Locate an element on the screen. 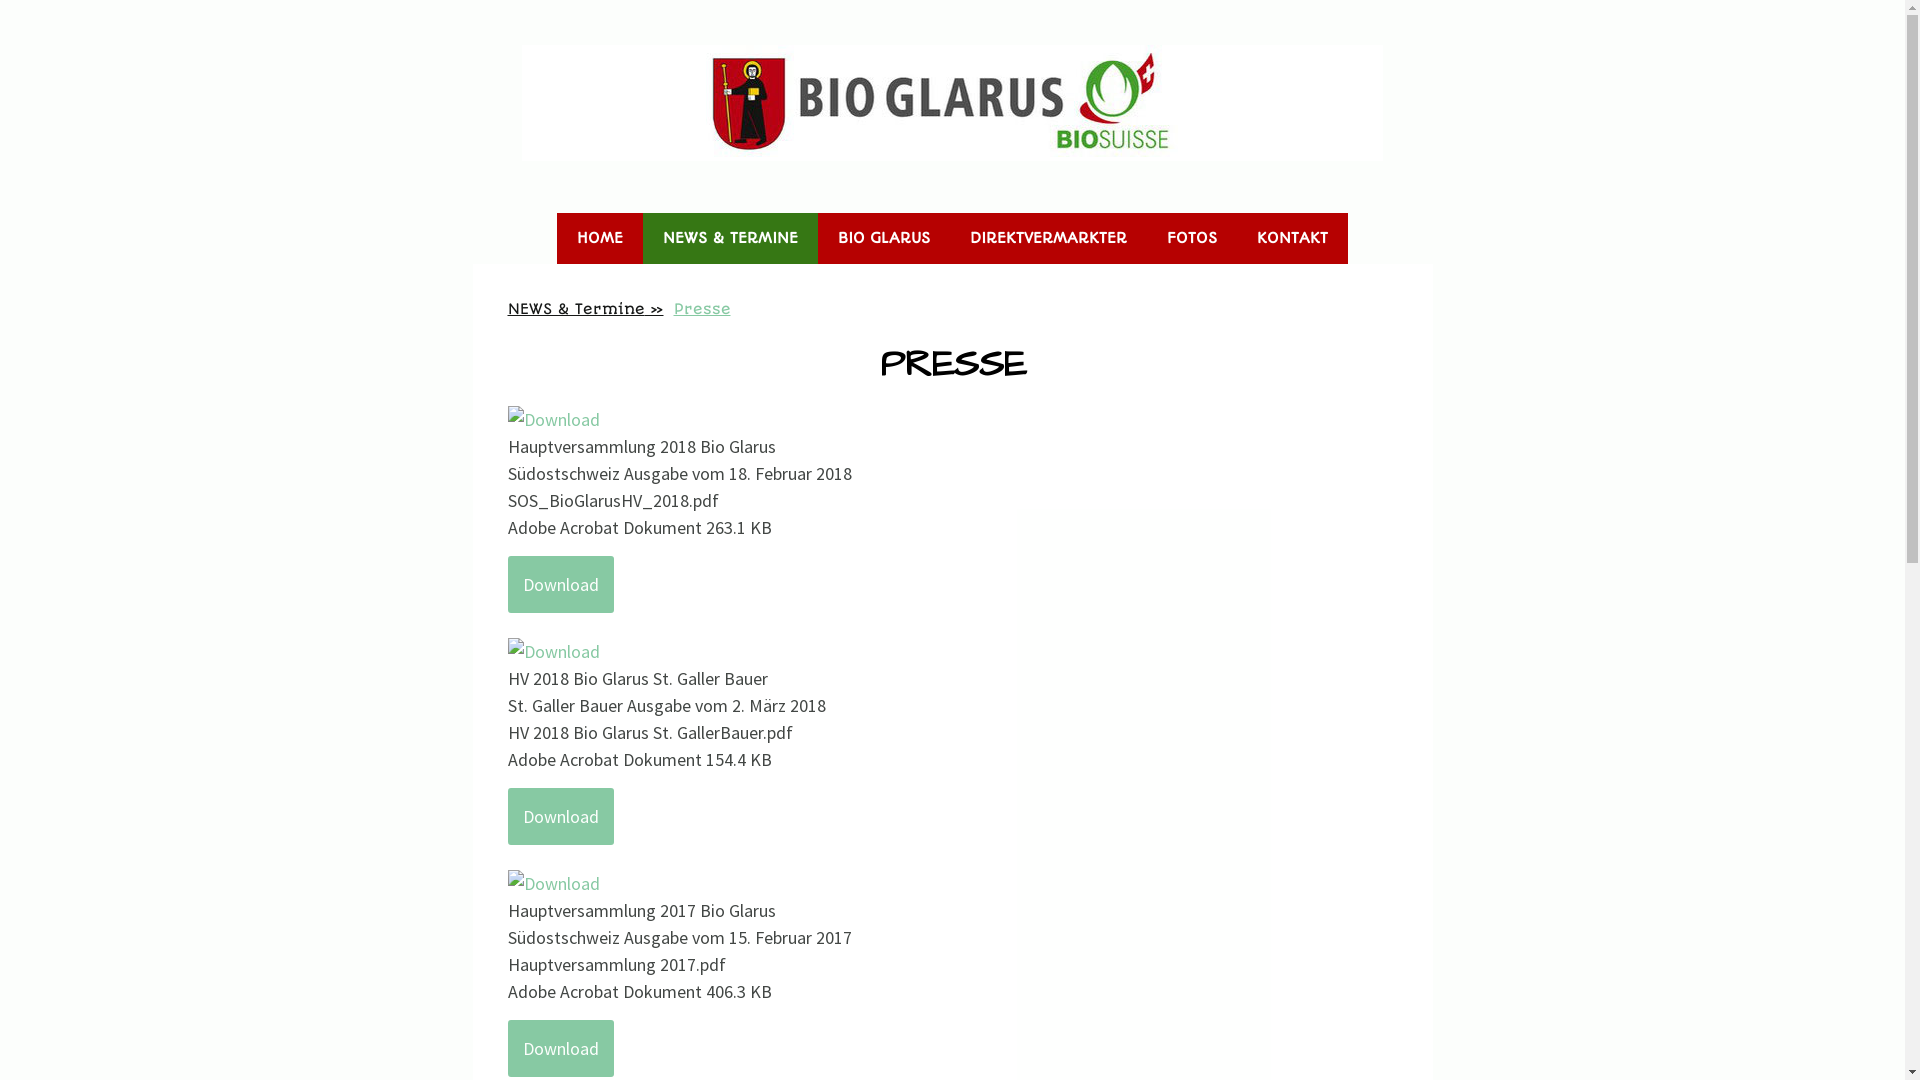 This screenshot has width=1920, height=1080. 'BIO GLARUS' is located at coordinates (882, 237).